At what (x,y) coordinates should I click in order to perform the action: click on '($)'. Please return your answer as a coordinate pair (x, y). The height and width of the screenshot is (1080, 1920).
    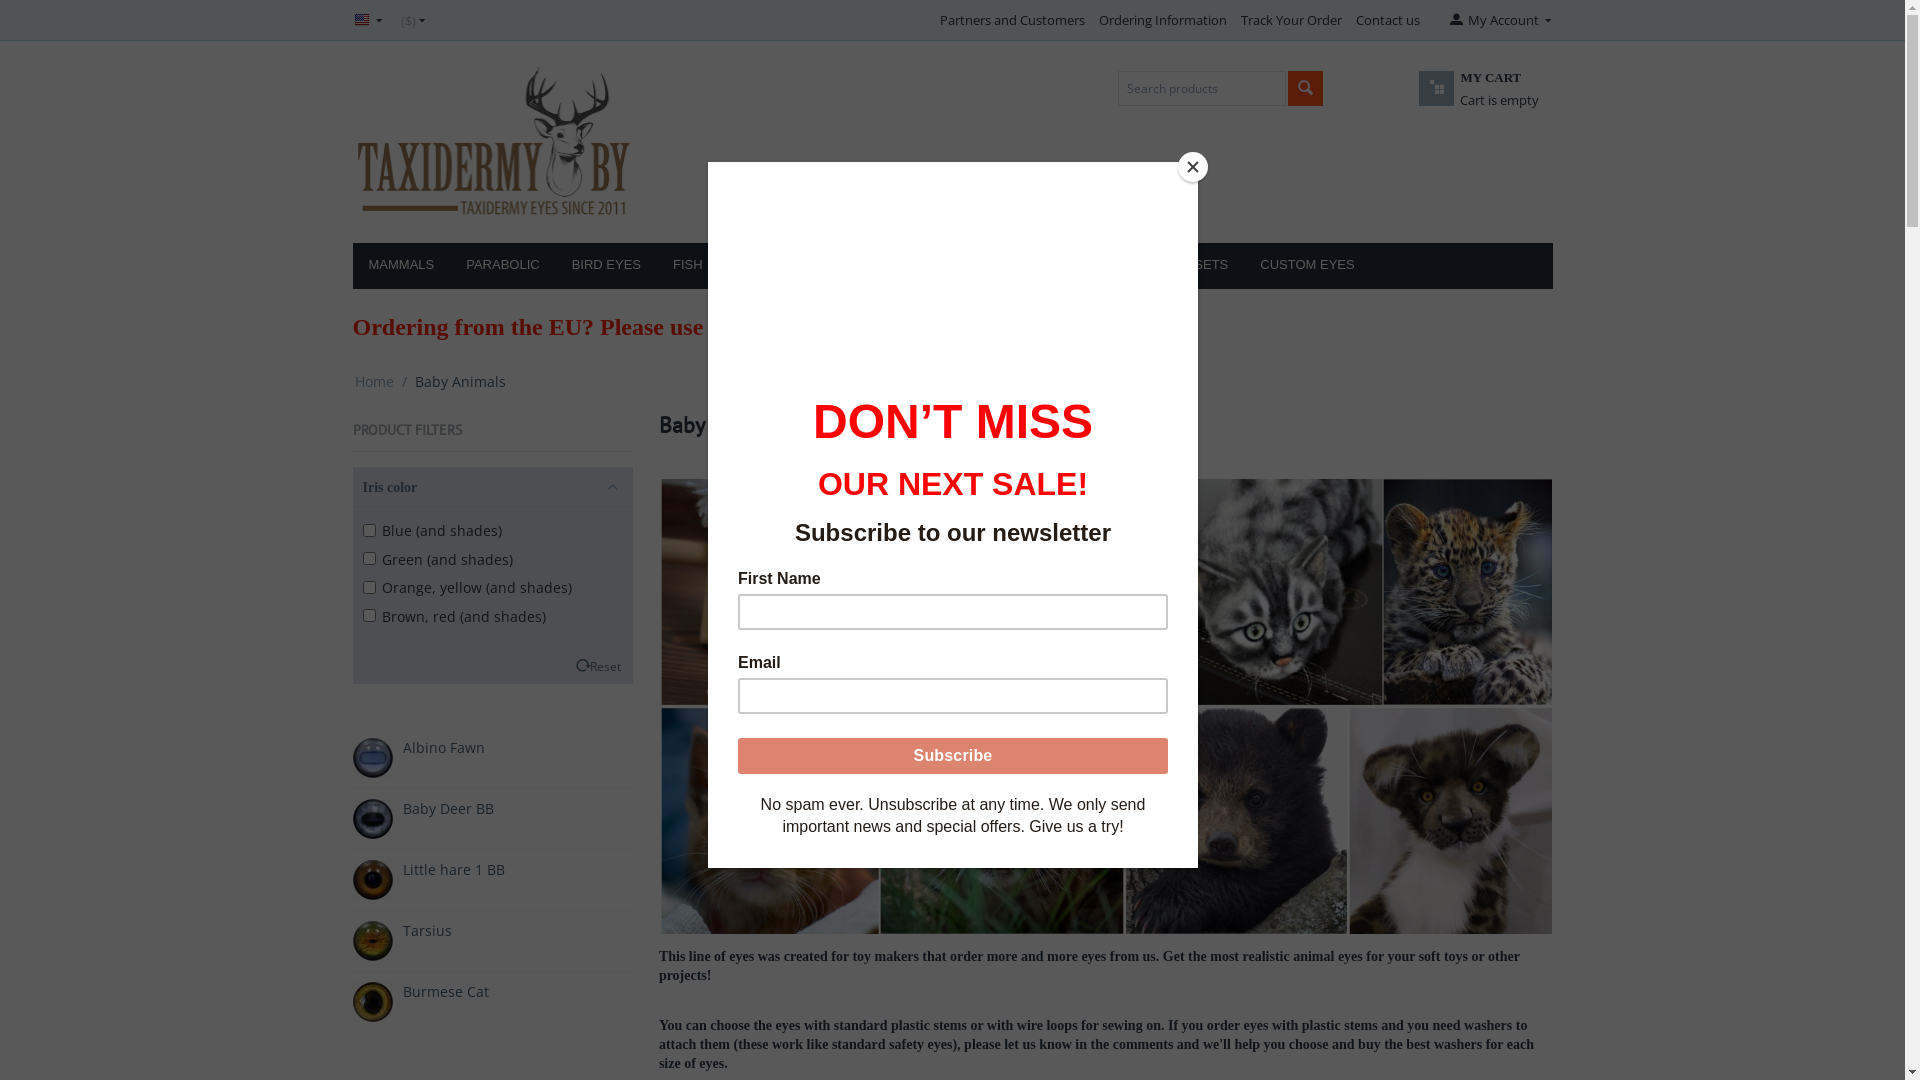
    Looking at the image, I should click on (411, 19).